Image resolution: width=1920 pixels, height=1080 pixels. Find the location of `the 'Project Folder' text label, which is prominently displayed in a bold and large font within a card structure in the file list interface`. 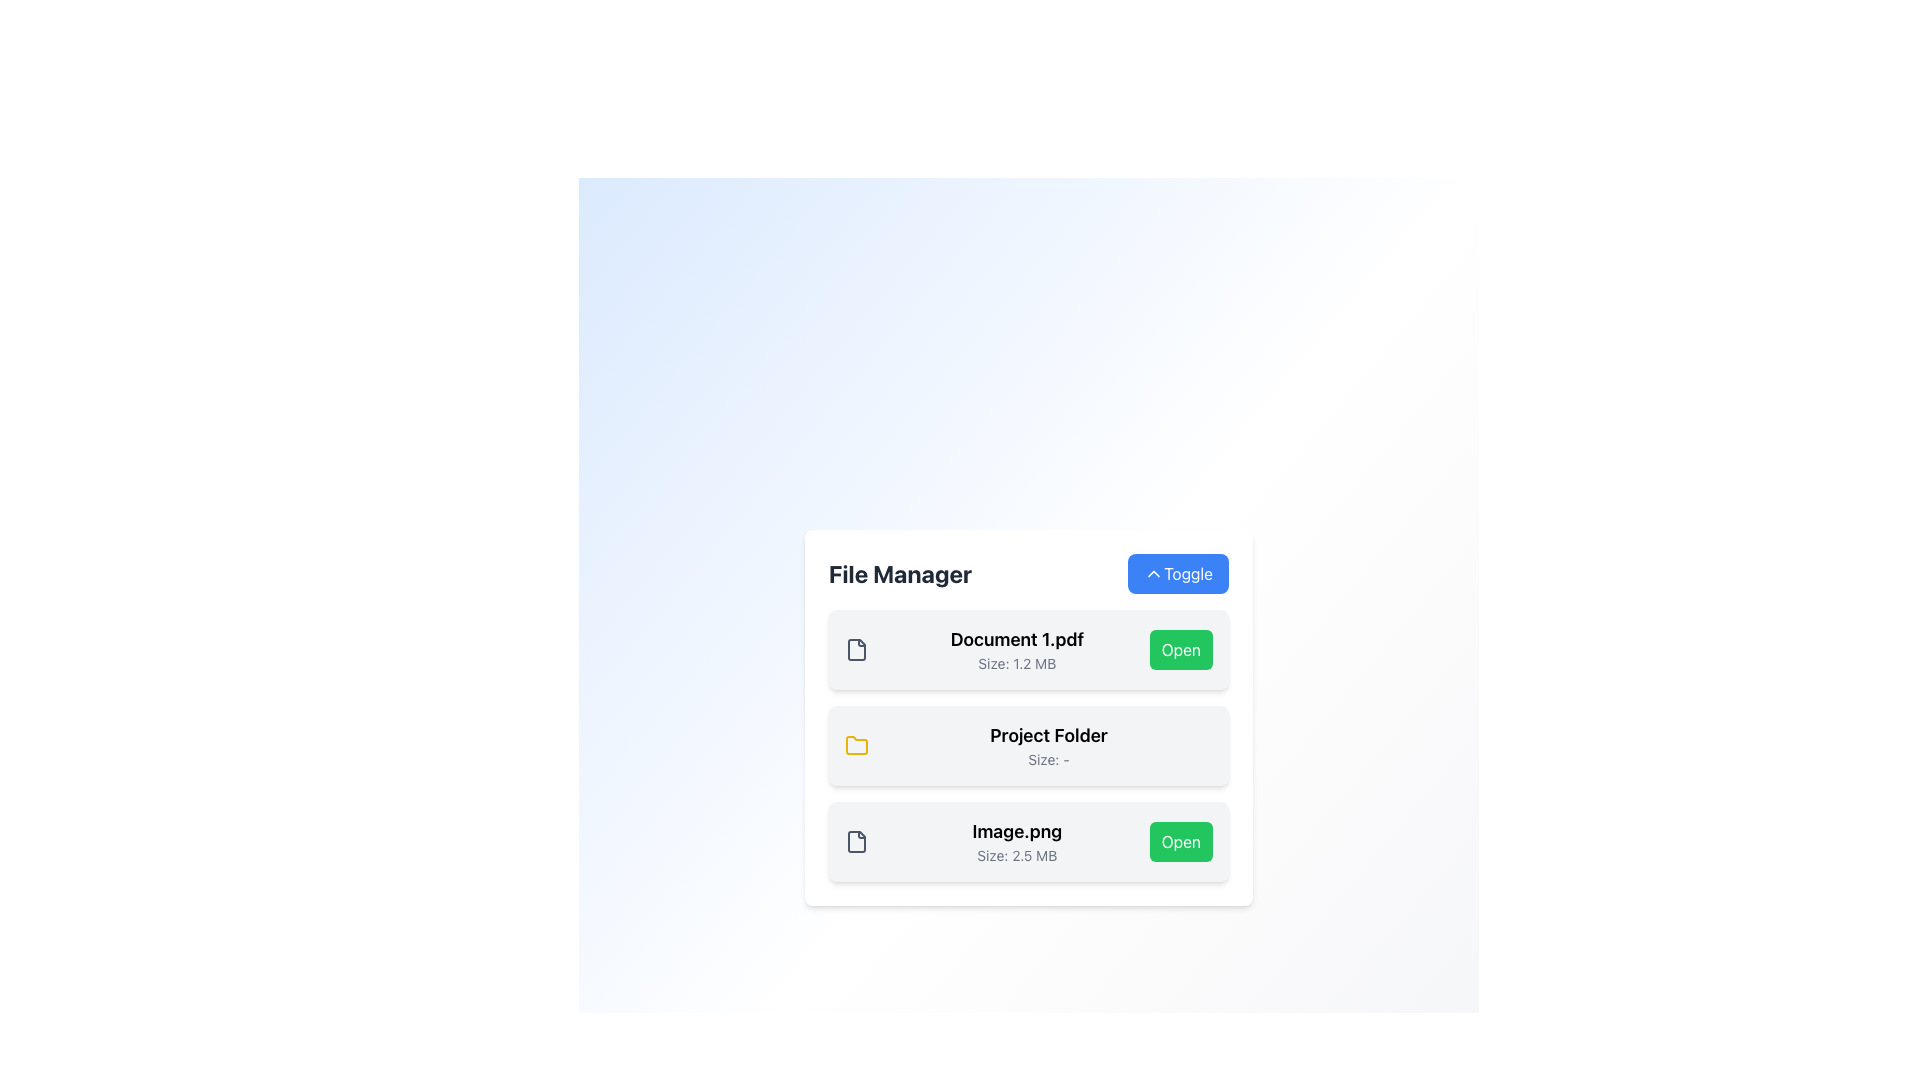

the 'Project Folder' text label, which is prominently displayed in a bold and large font within a card structure in the file list interface is located at coordinates (1048, 736).